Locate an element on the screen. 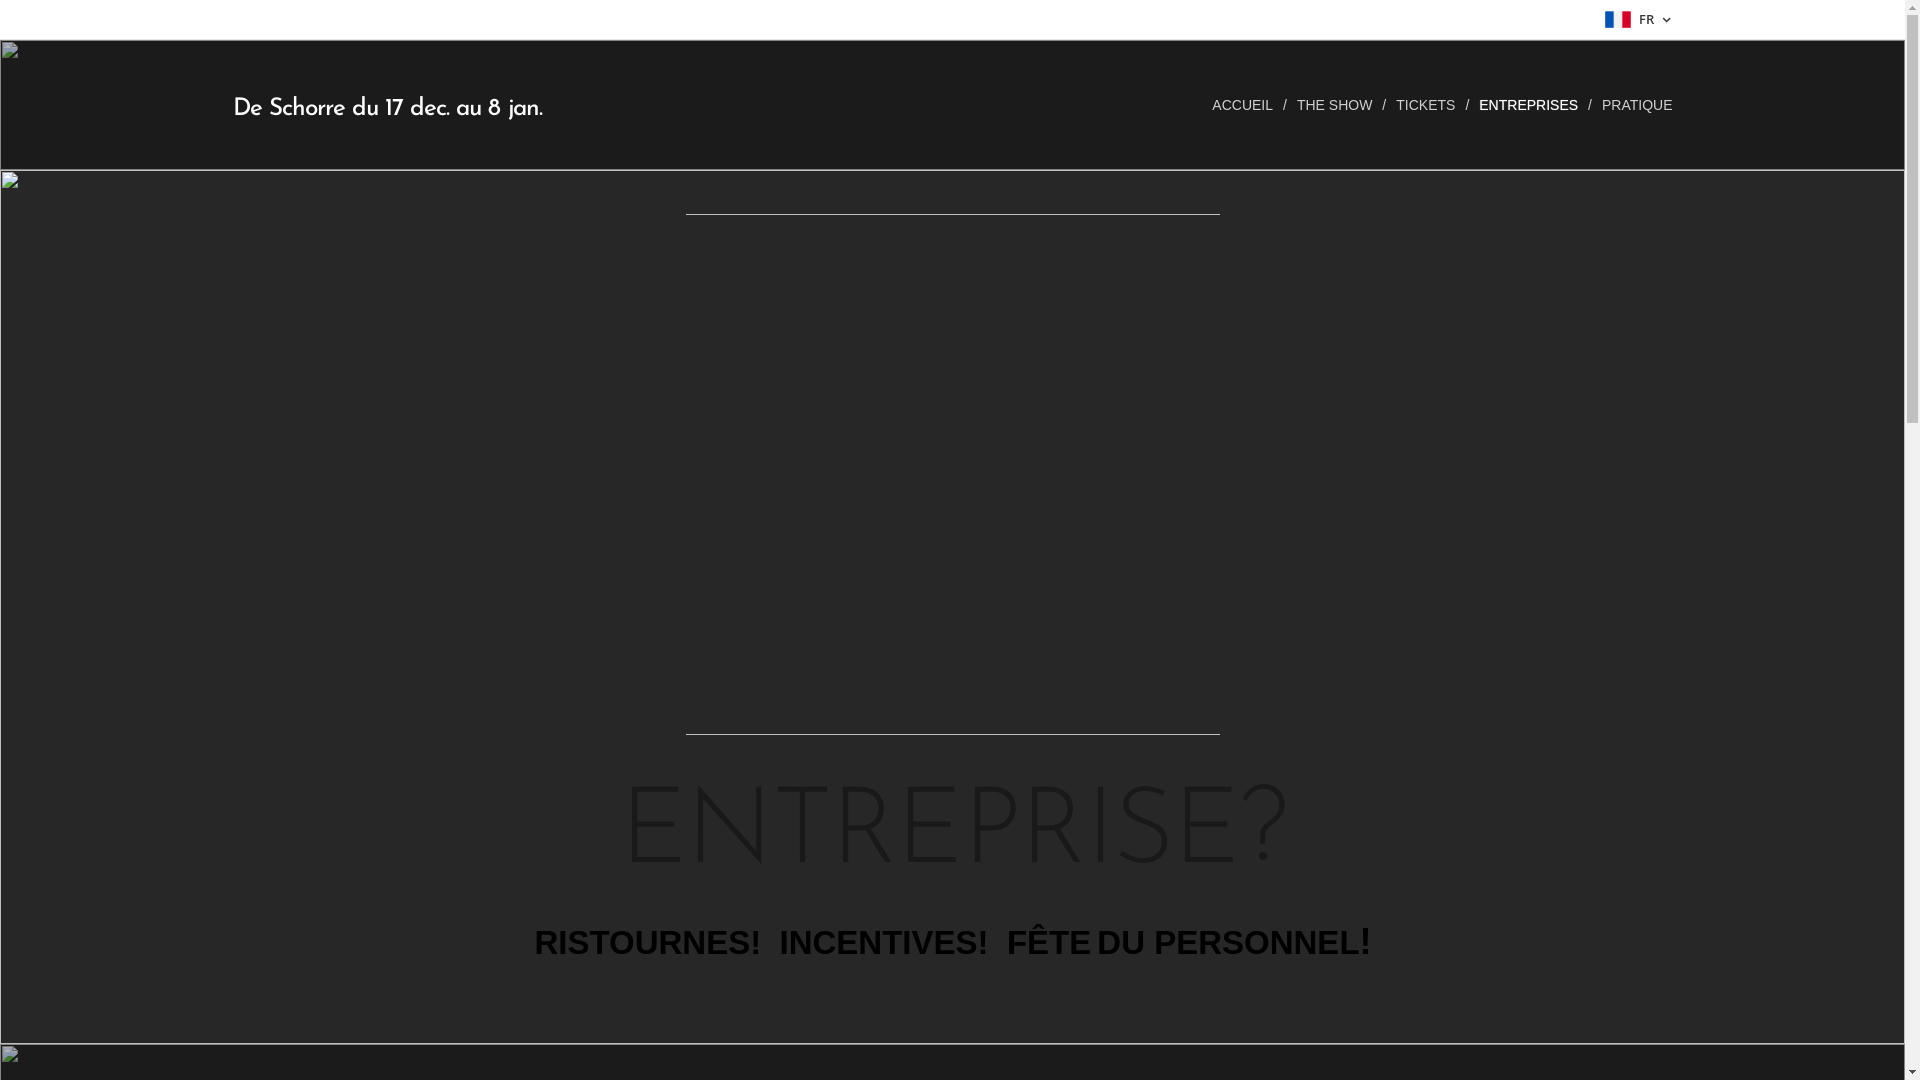  'ENTREPRISES' is located at coordinates (1529, 104).